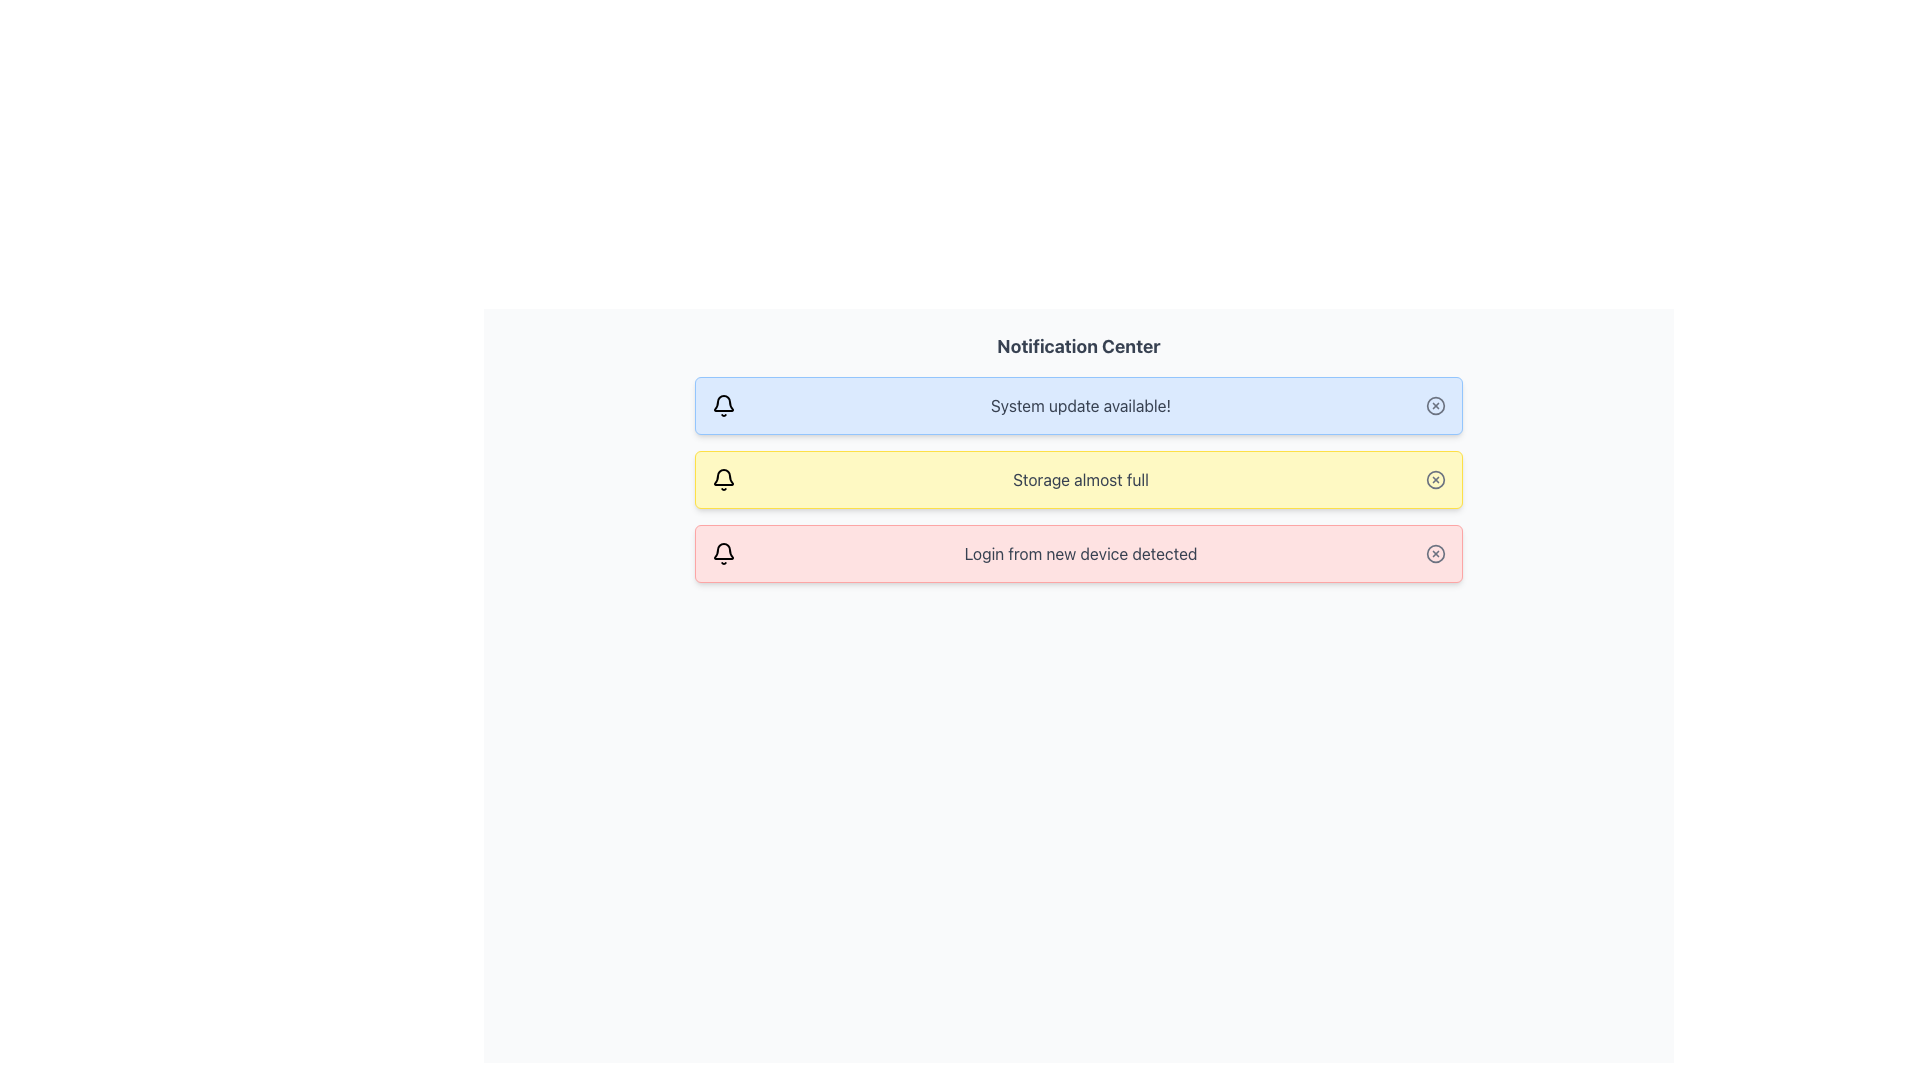 This screenshot has height=1080, width=1920. I want to click on the bell icon in the yellow notification bar that indicates 'Storage almost full.' This icon is the first element on the left side of the bar, so click(723, 479).